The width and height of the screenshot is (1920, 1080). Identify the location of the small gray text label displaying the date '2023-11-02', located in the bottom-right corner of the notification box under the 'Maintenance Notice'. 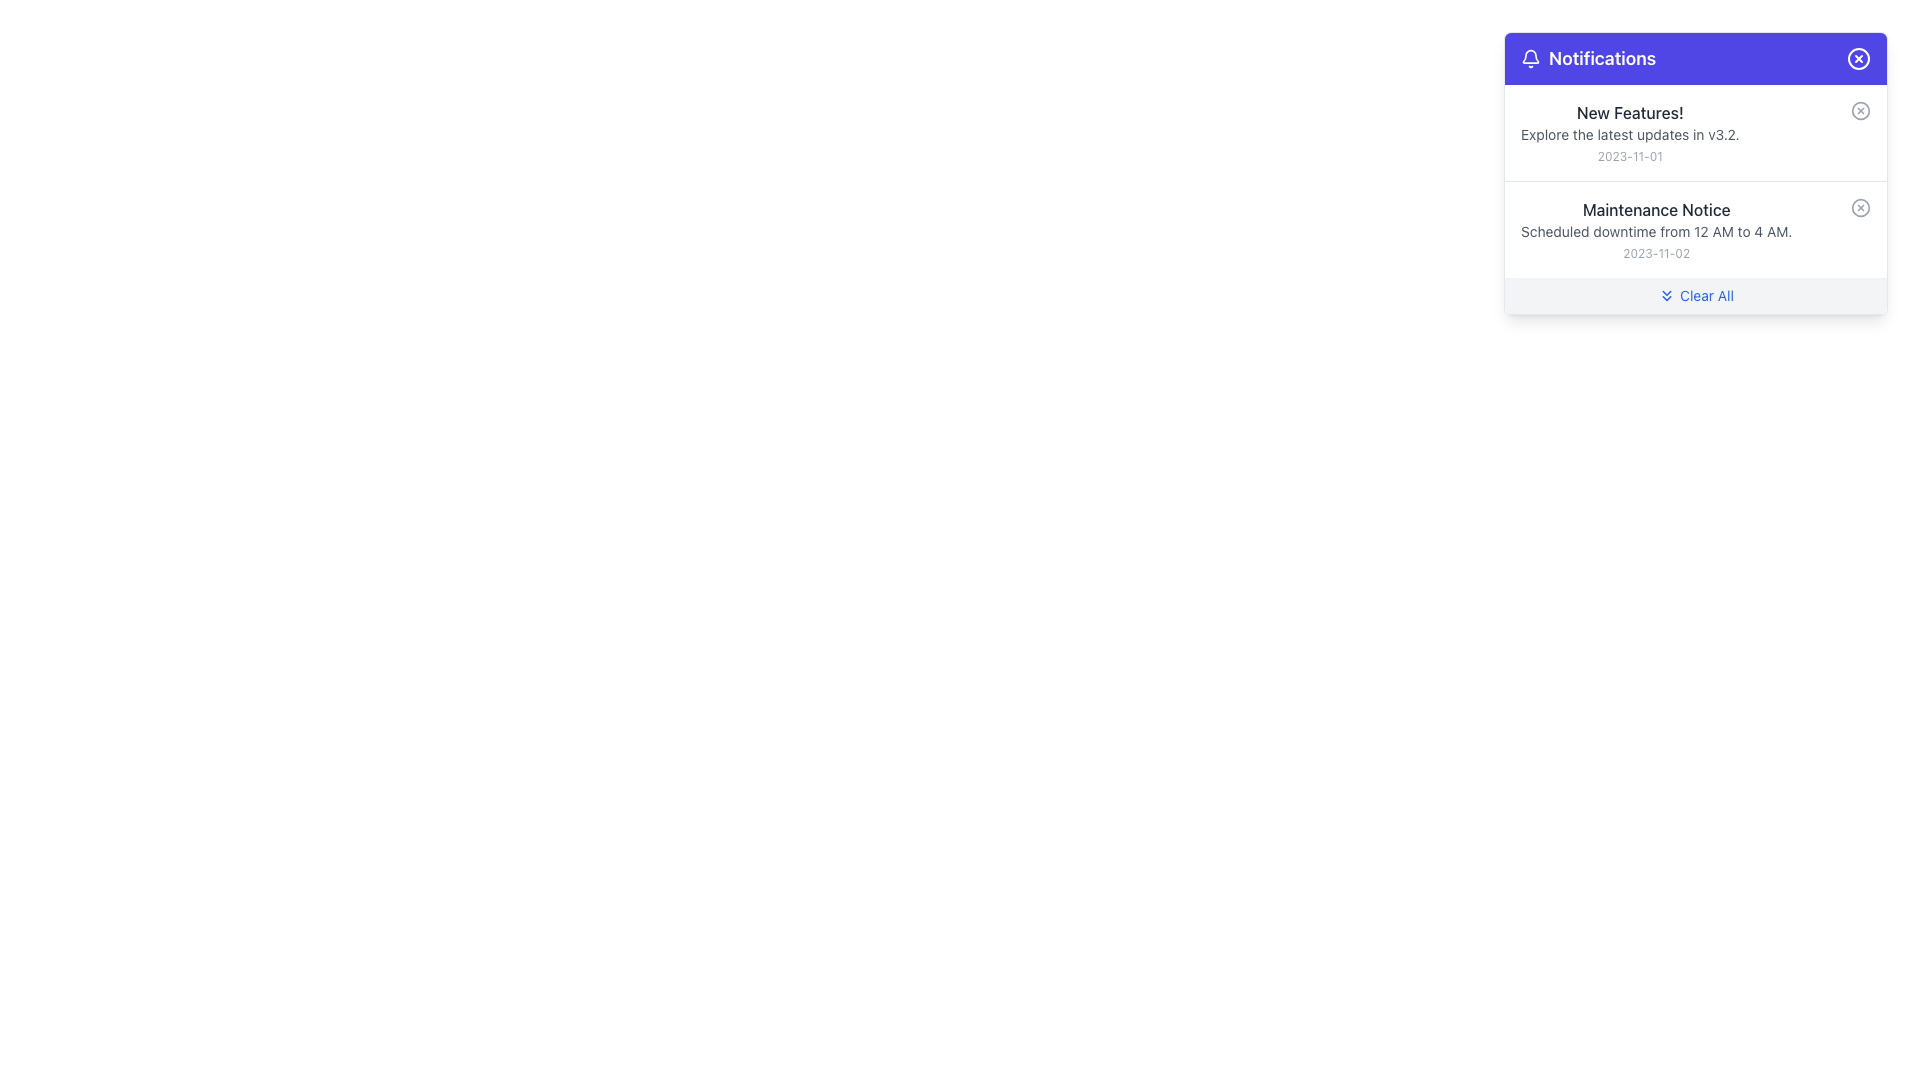
(1656, 253).